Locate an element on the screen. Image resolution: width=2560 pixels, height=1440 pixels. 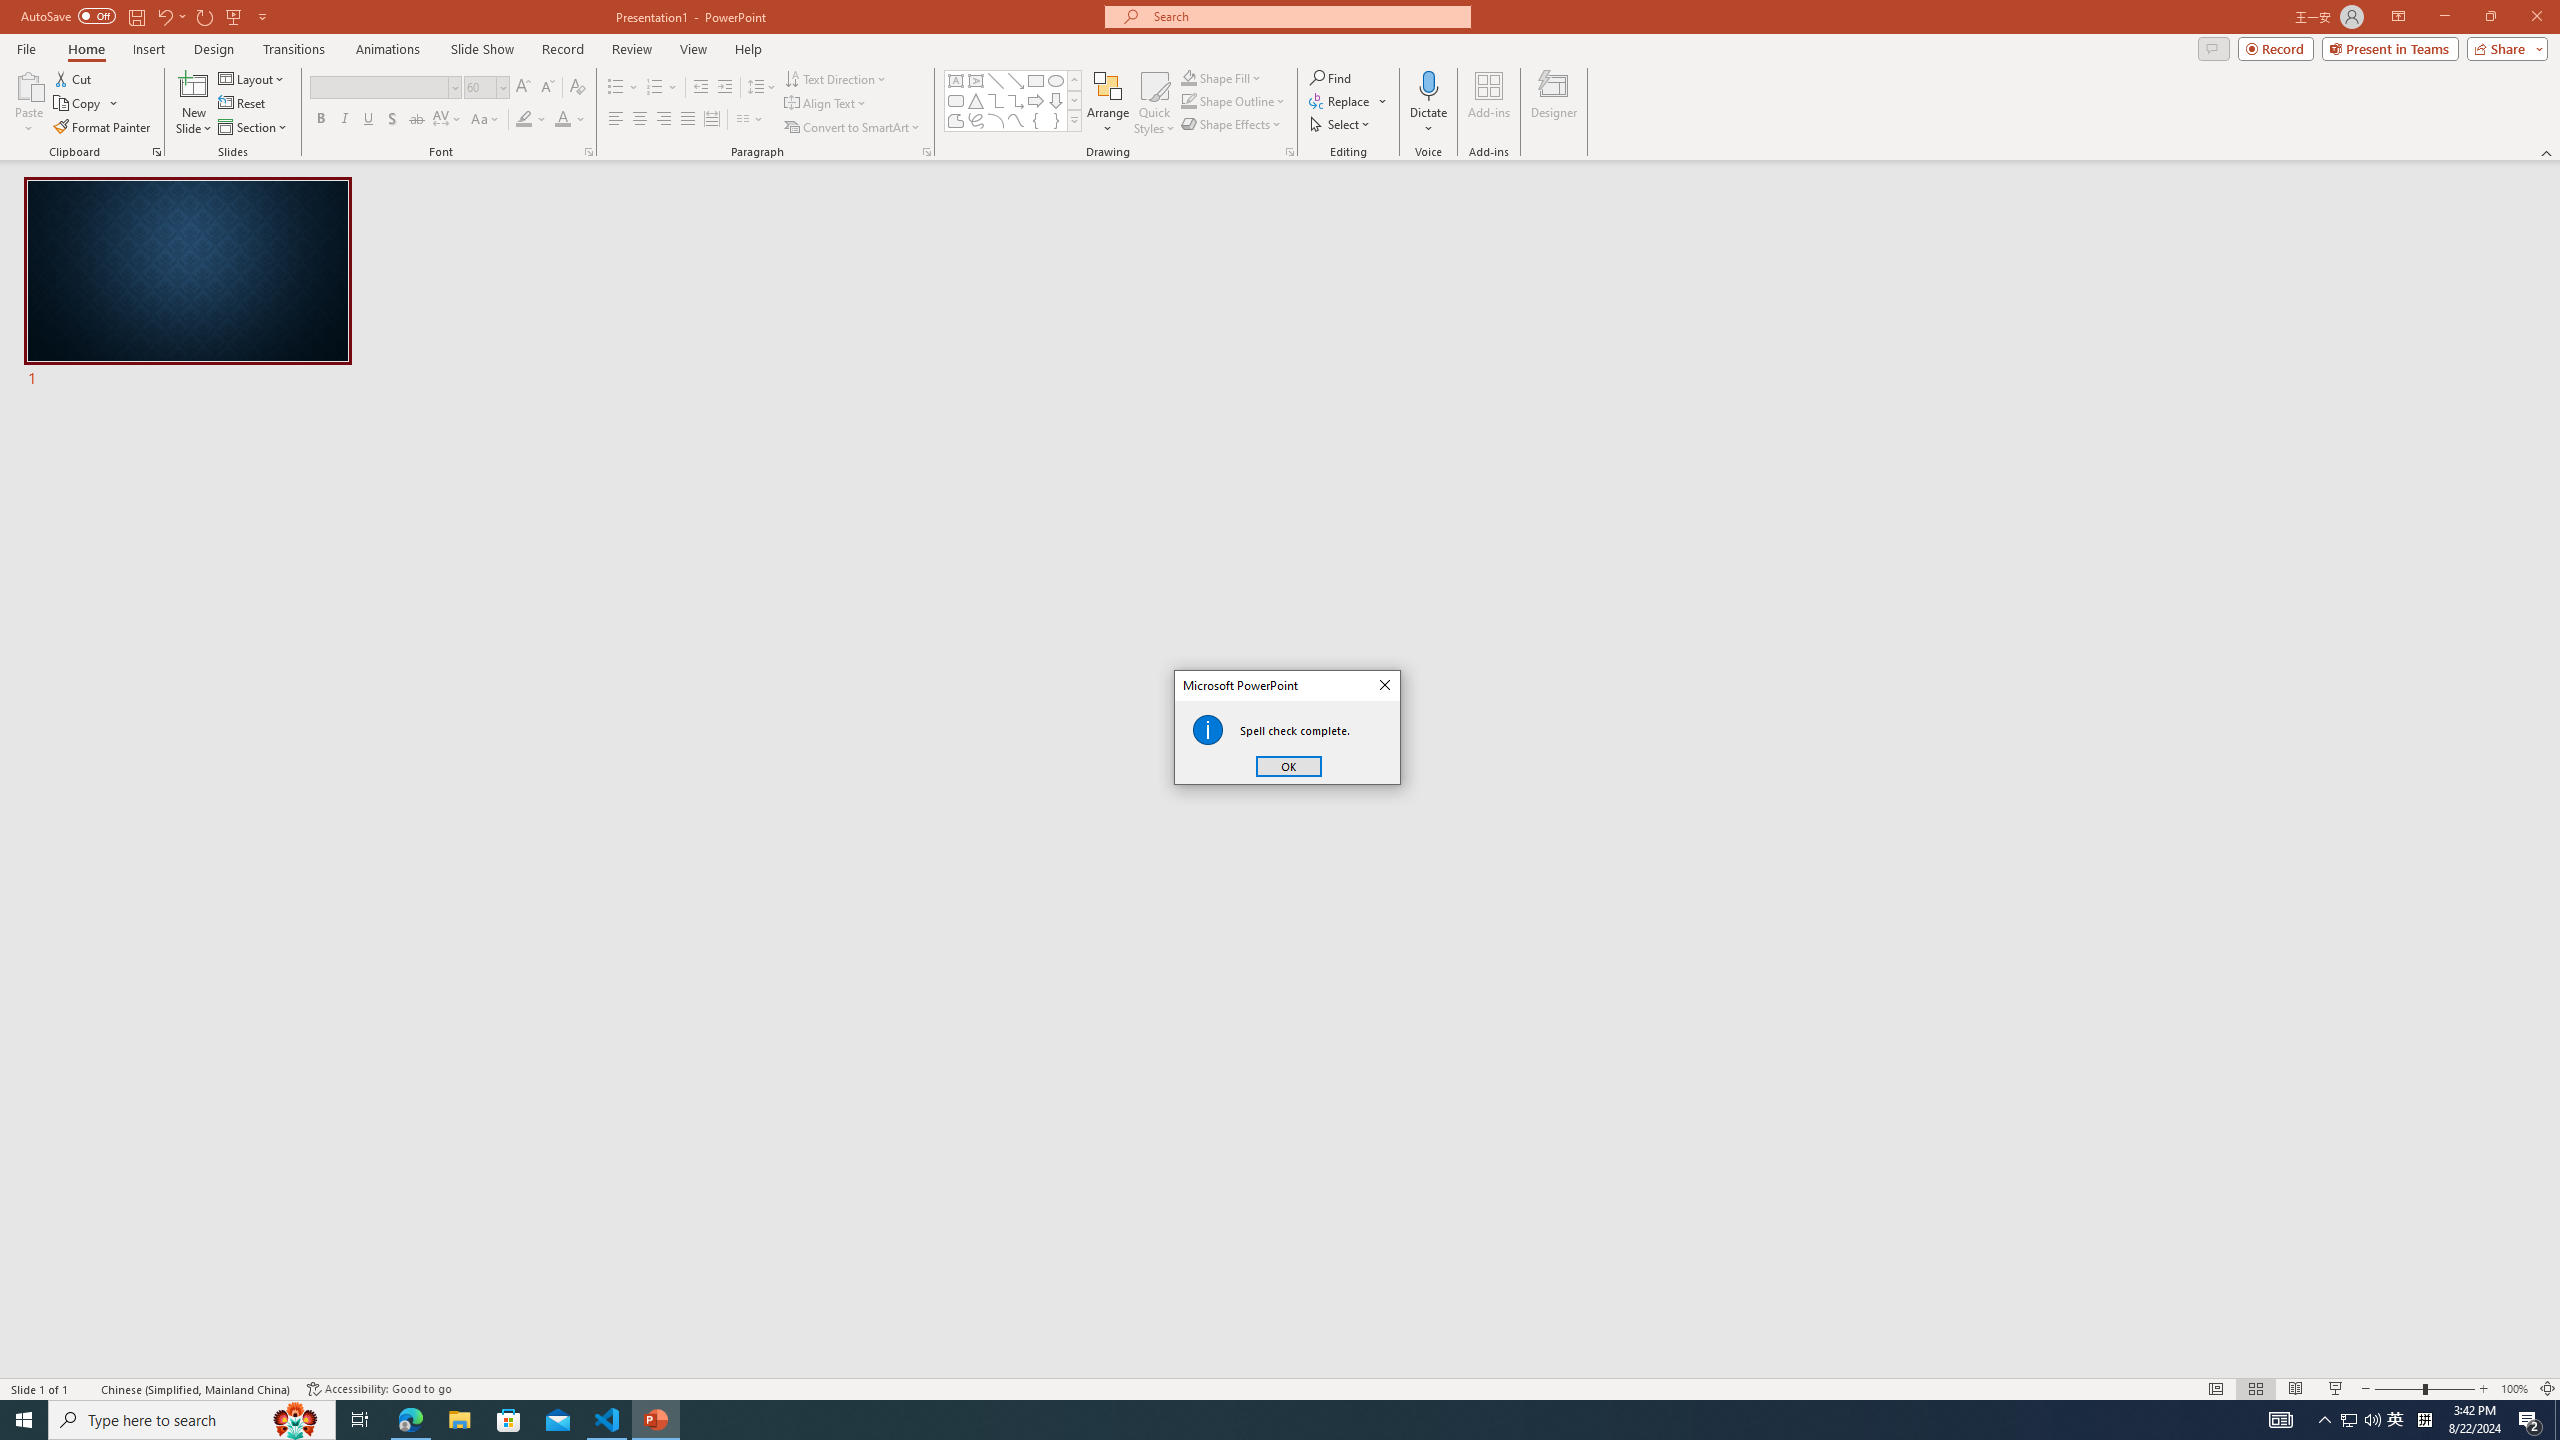
'OK' is located at coordinates (1288, 765).